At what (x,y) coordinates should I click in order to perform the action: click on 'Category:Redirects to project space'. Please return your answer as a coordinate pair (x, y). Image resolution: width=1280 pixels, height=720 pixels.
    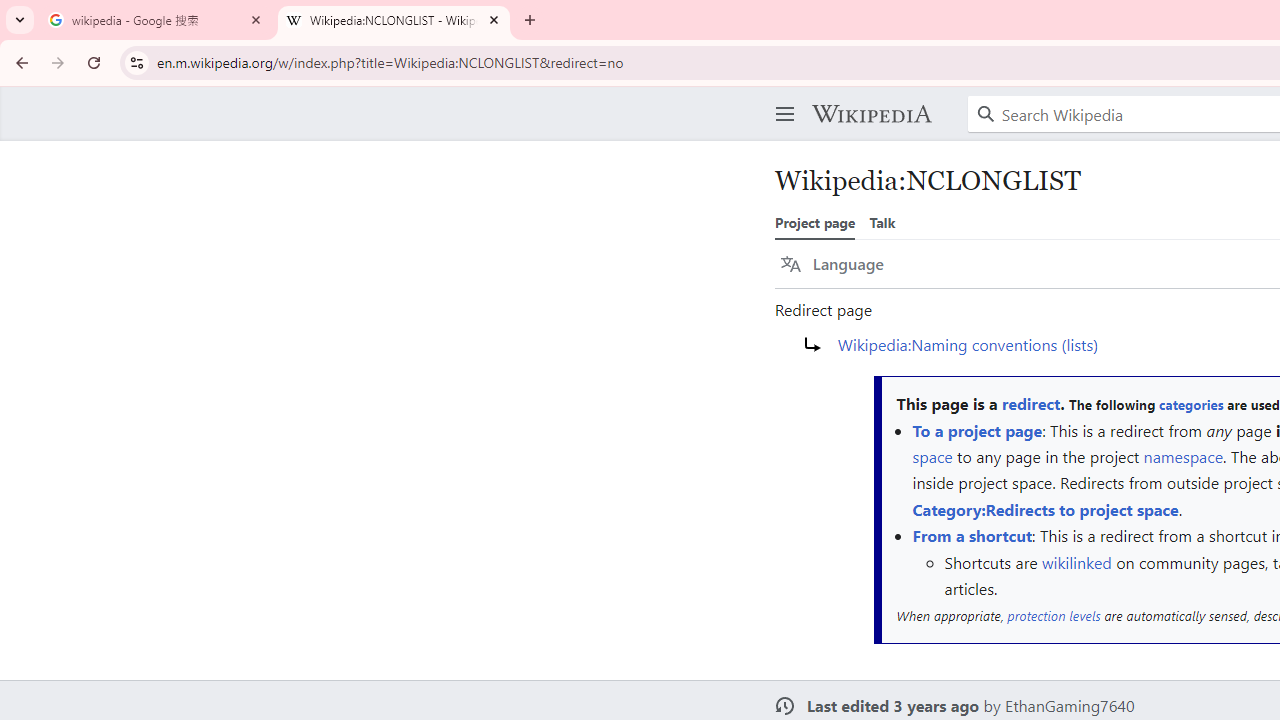
    Looking at the image, I should click on (1044, 508).